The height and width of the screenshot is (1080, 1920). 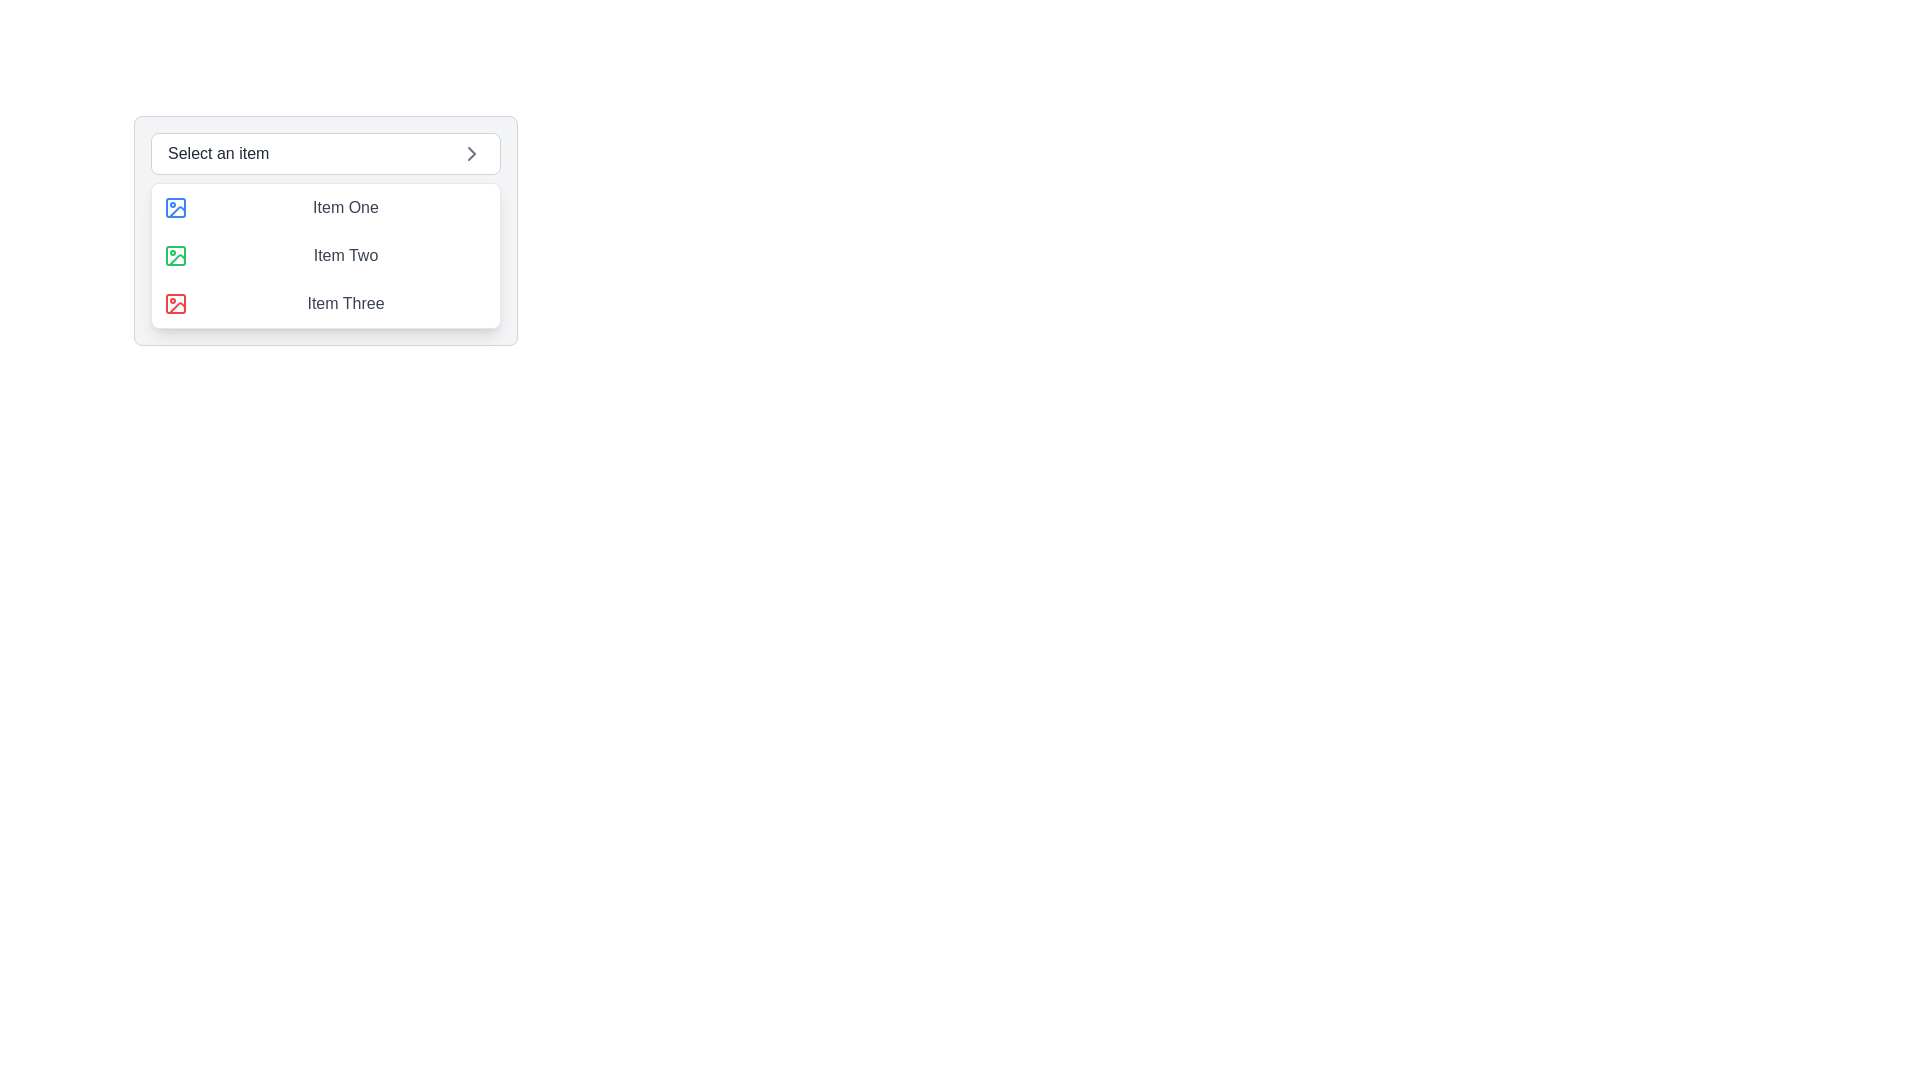 I want to click on the text item labeled 'Item Two', so click(x=326, y=254).